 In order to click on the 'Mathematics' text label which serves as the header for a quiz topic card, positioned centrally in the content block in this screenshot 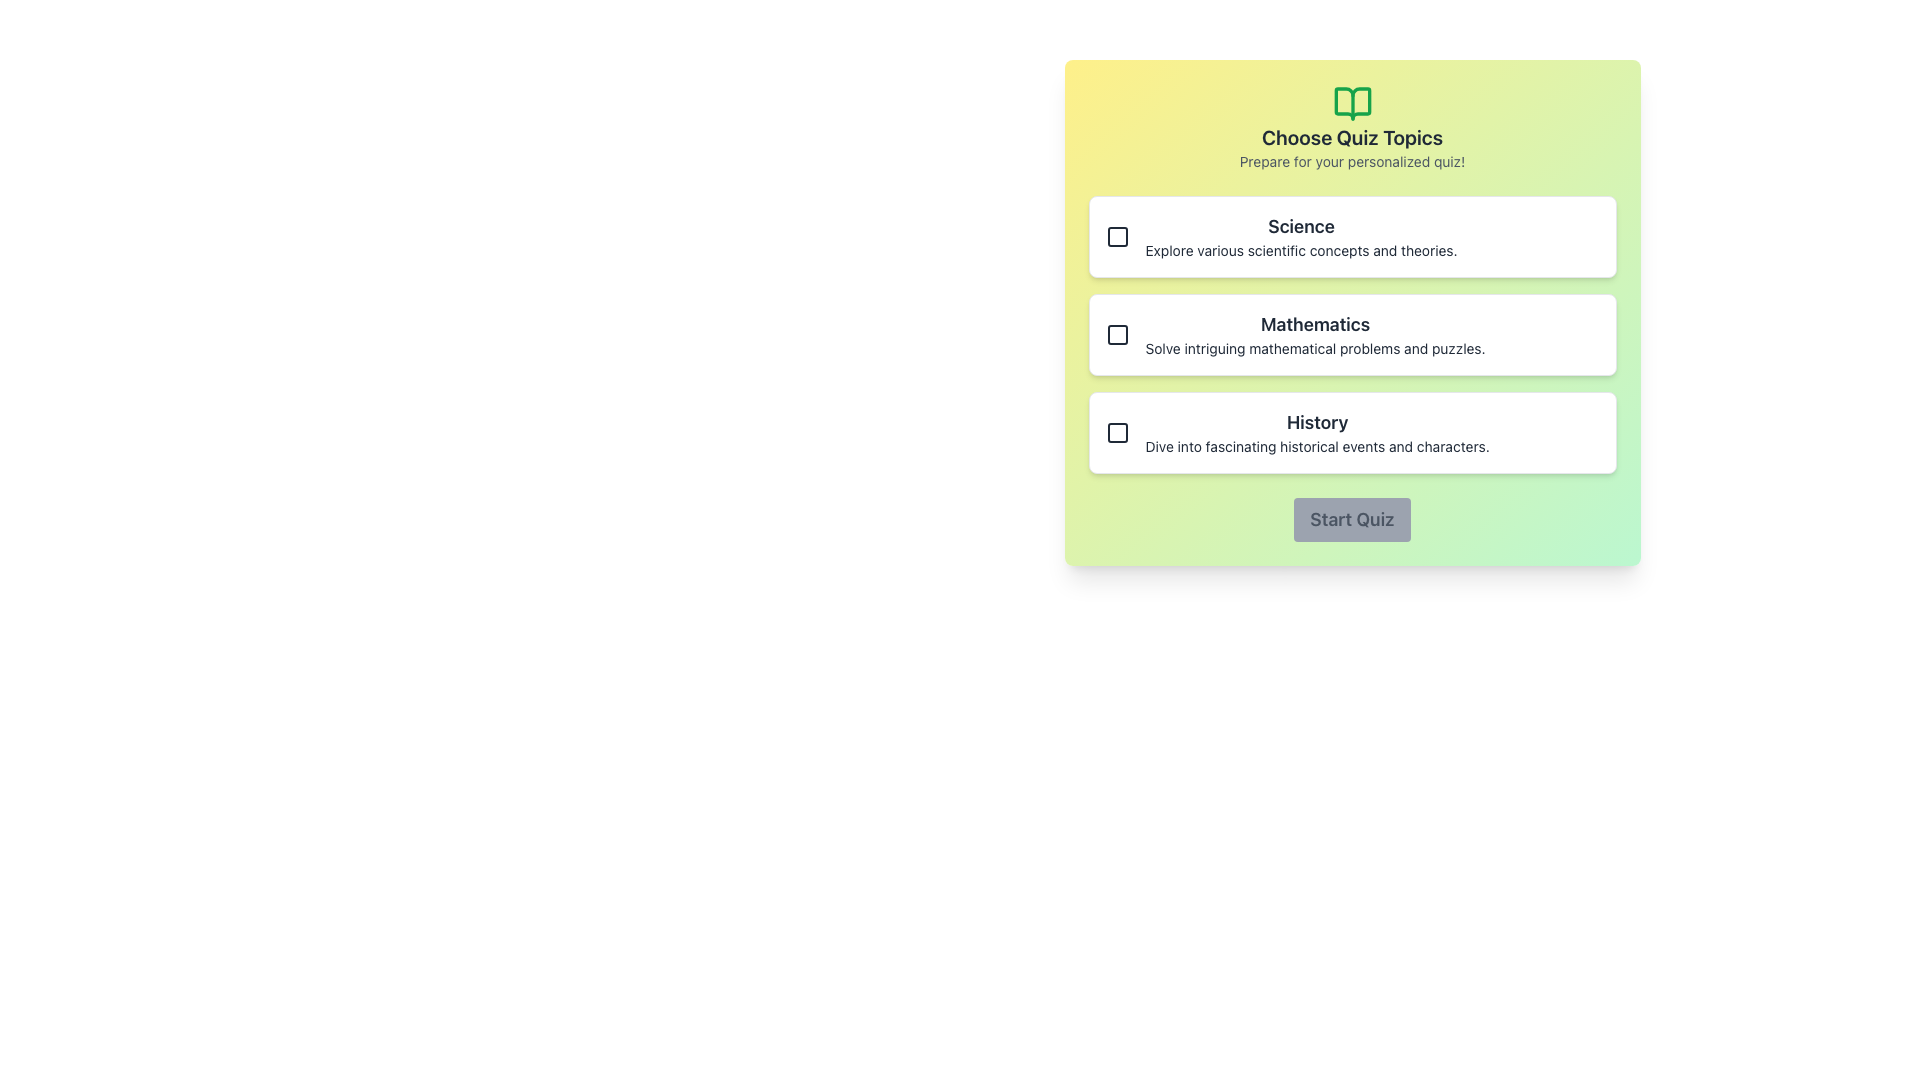, I will do `click(1315, 323)`.